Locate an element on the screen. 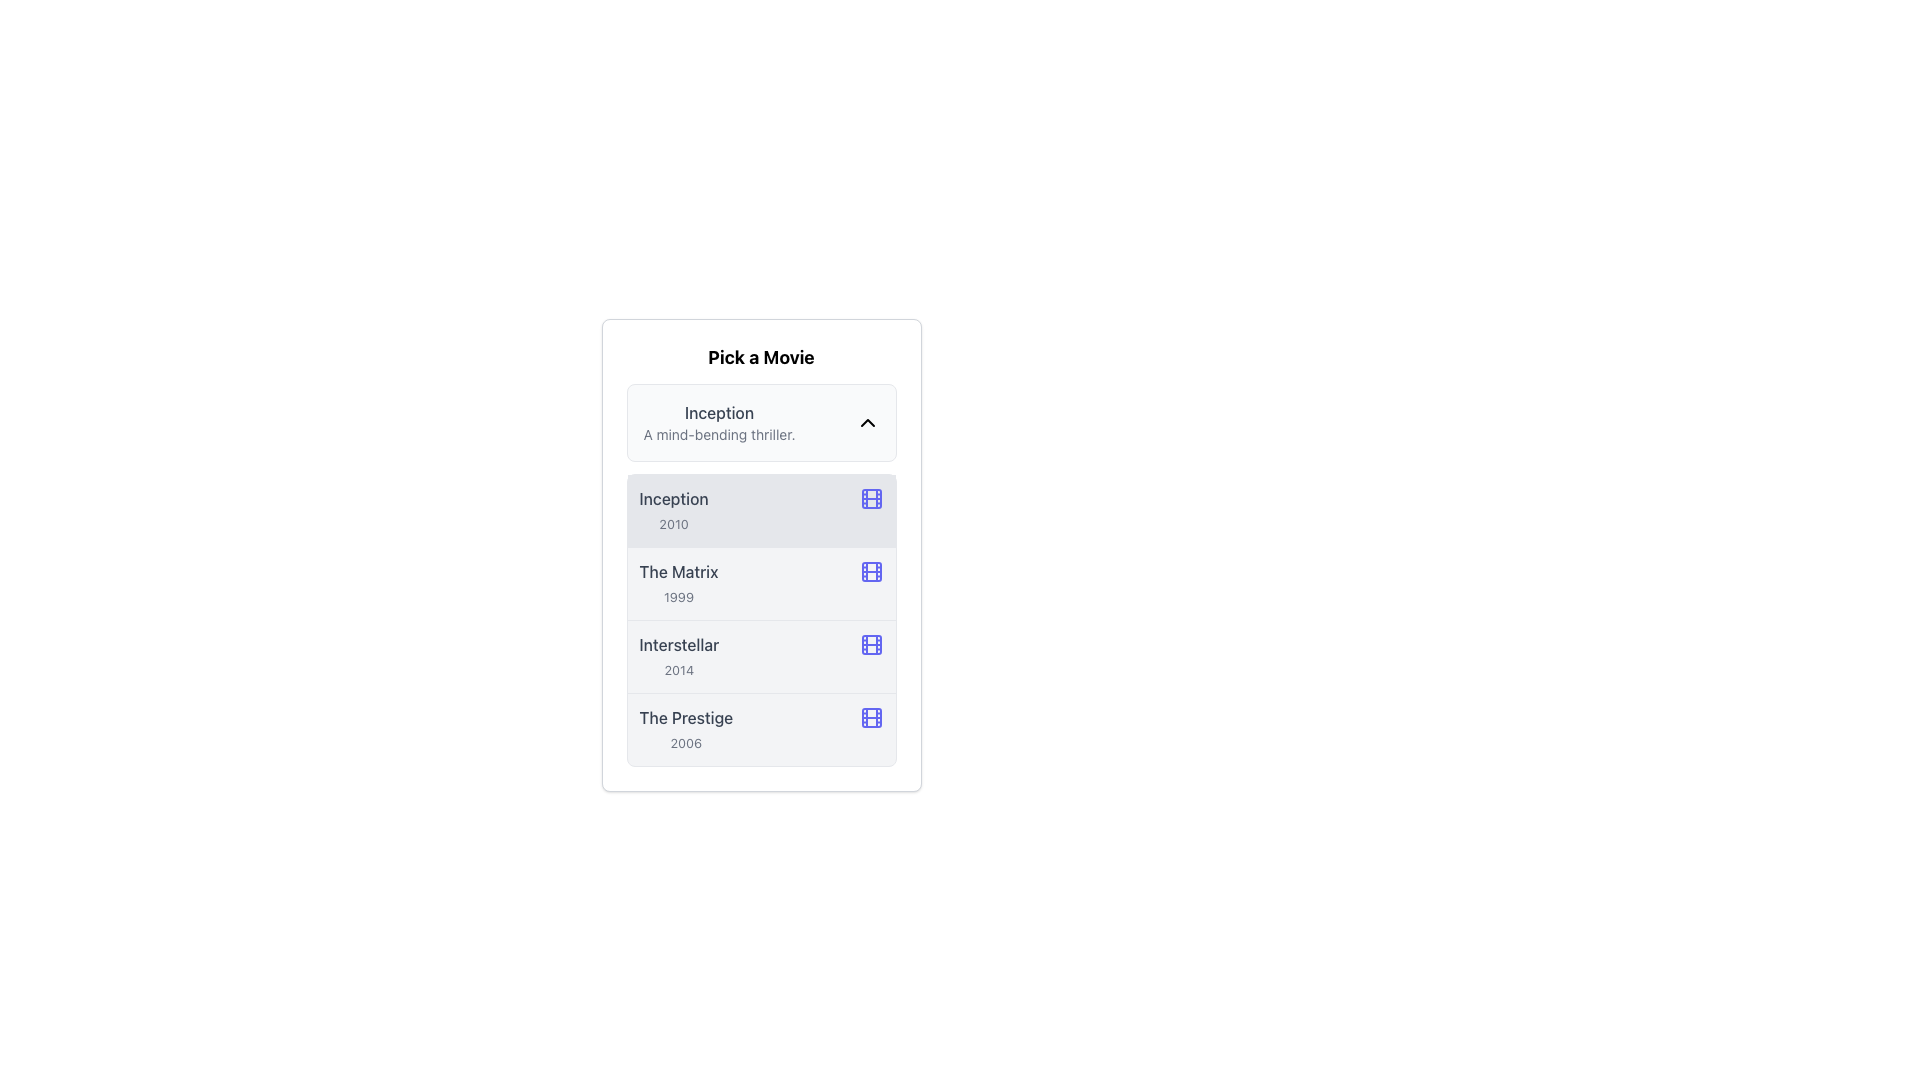 This screenshot has width=1920, height=1080. the rectangular filmstrip icon located to the right of 'The Prestige' and '2006' in the fourth list item of the movie selection dropdown menu is located at coordinates (871, 716).